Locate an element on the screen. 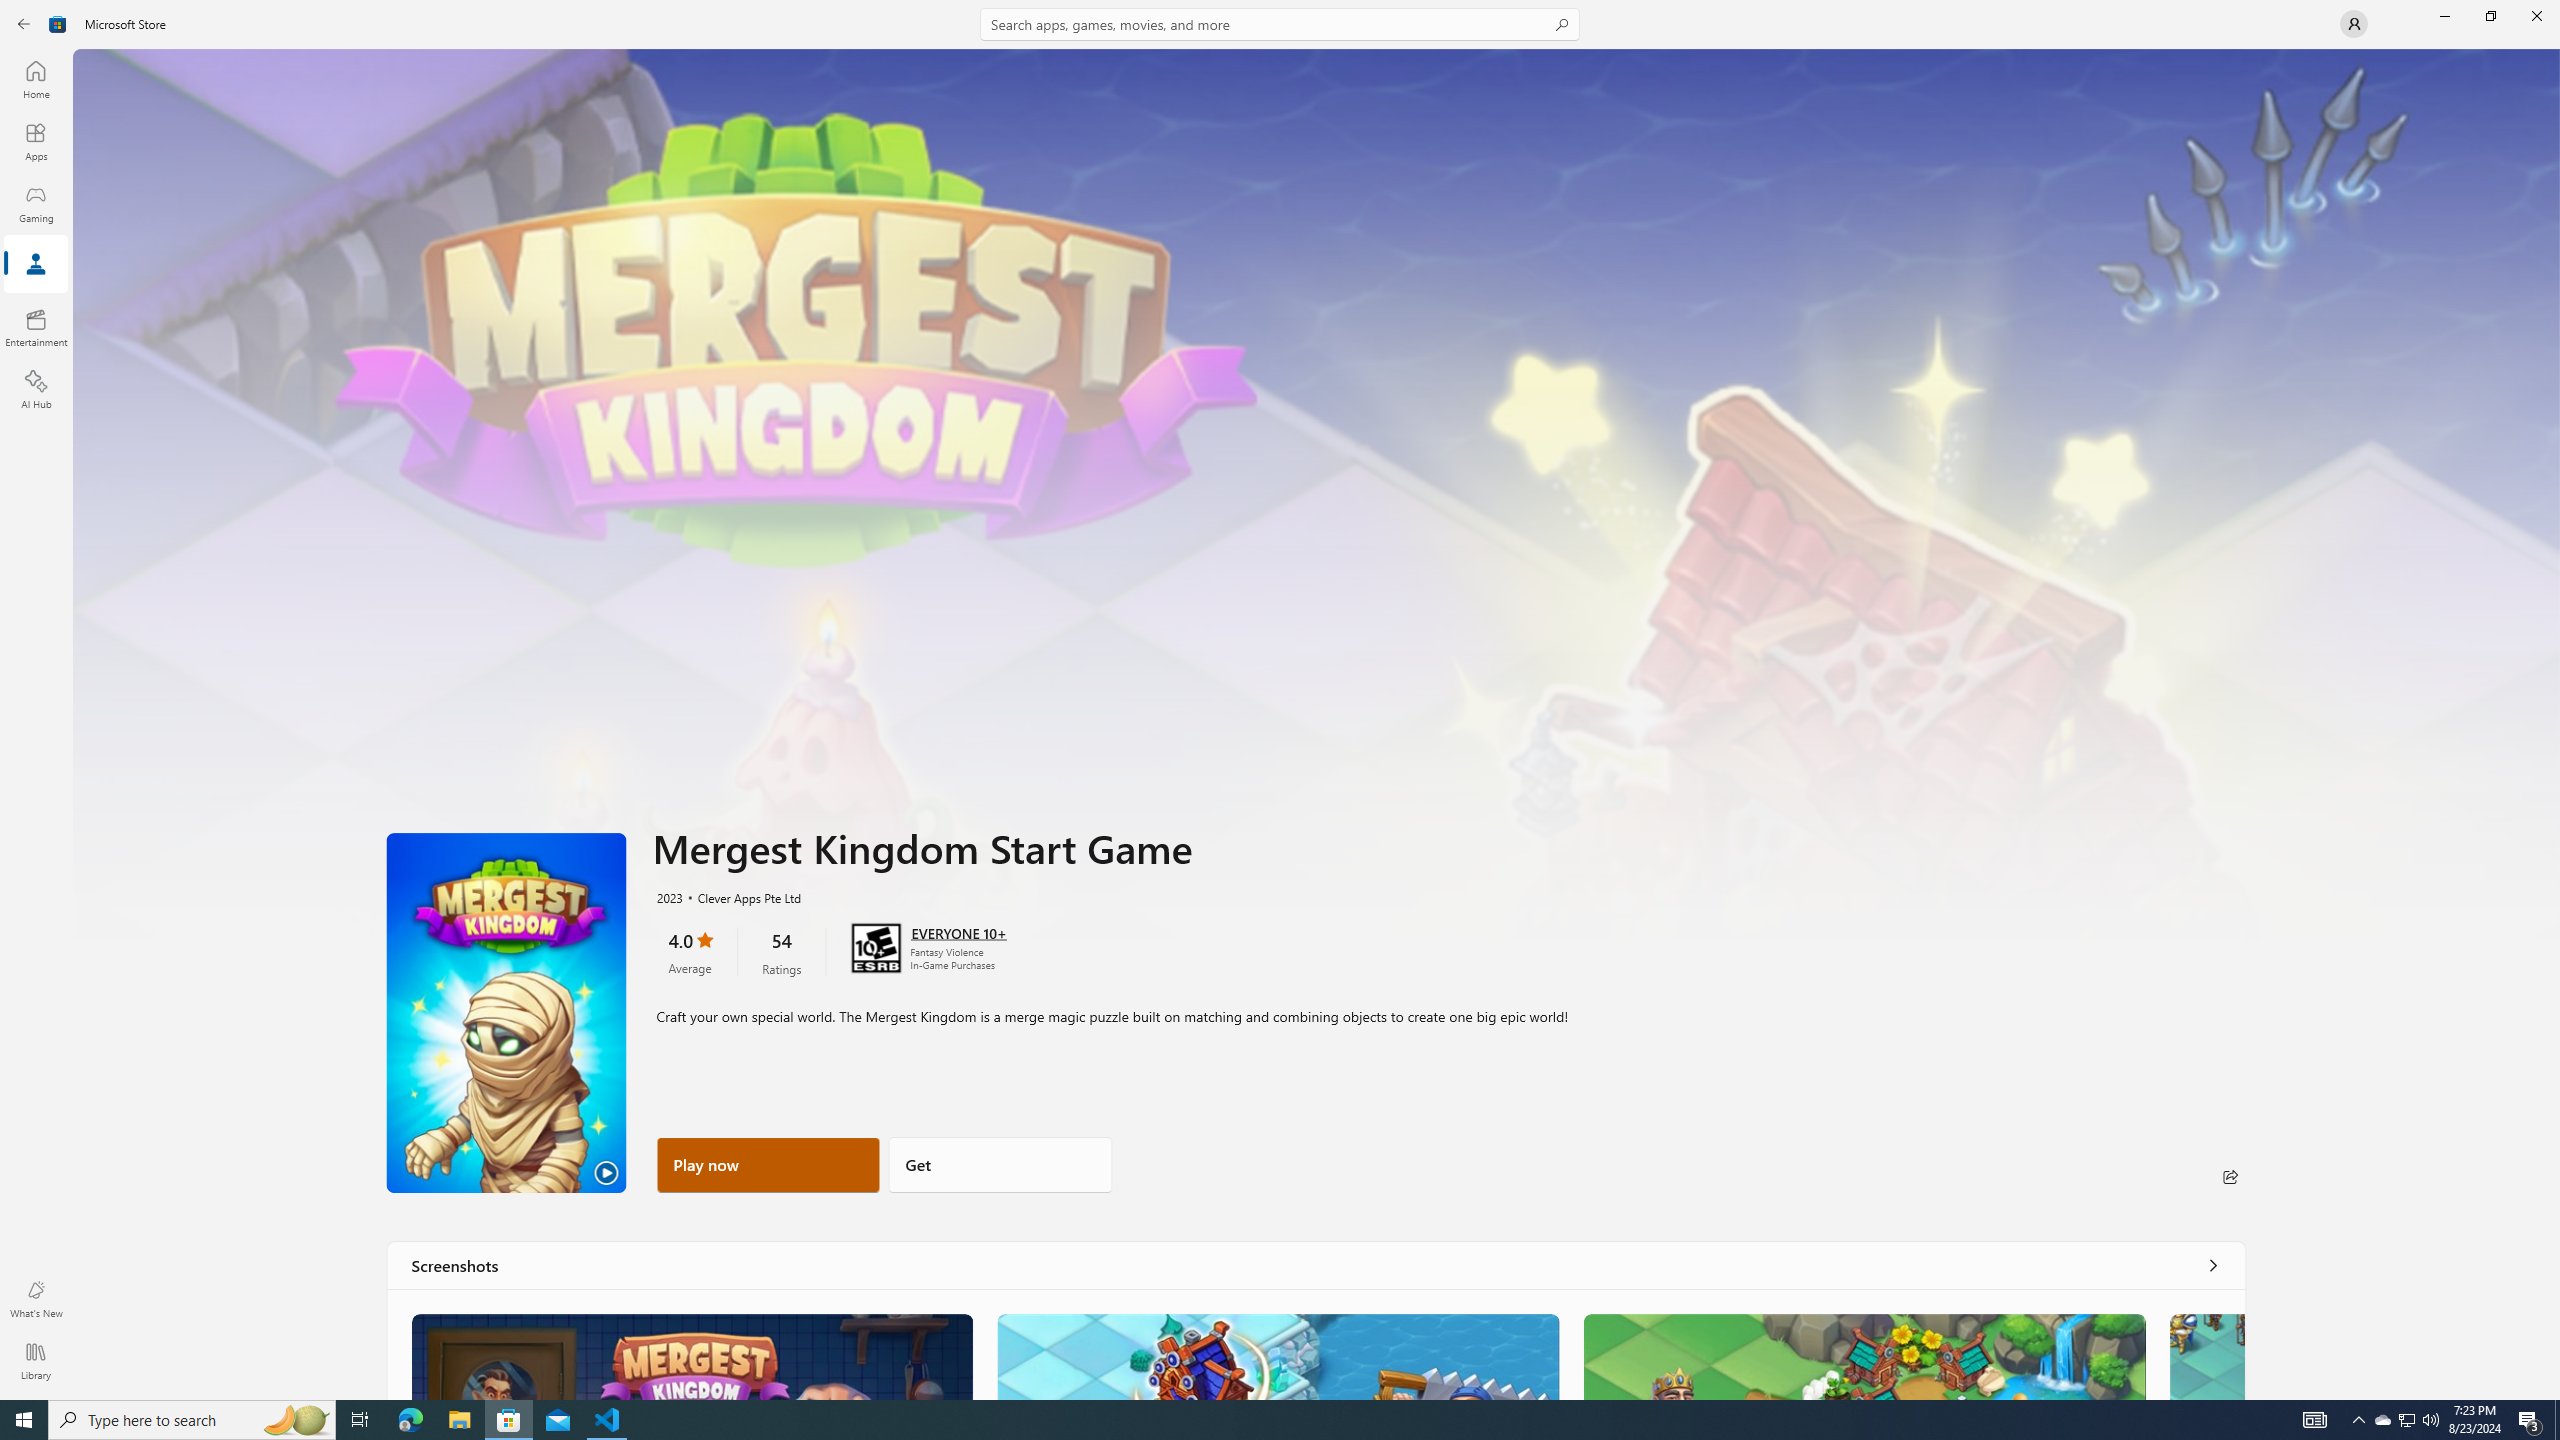 The image size is (2560, 1440). 'Screenshot 2' is located at coordinates (1276, 1355).